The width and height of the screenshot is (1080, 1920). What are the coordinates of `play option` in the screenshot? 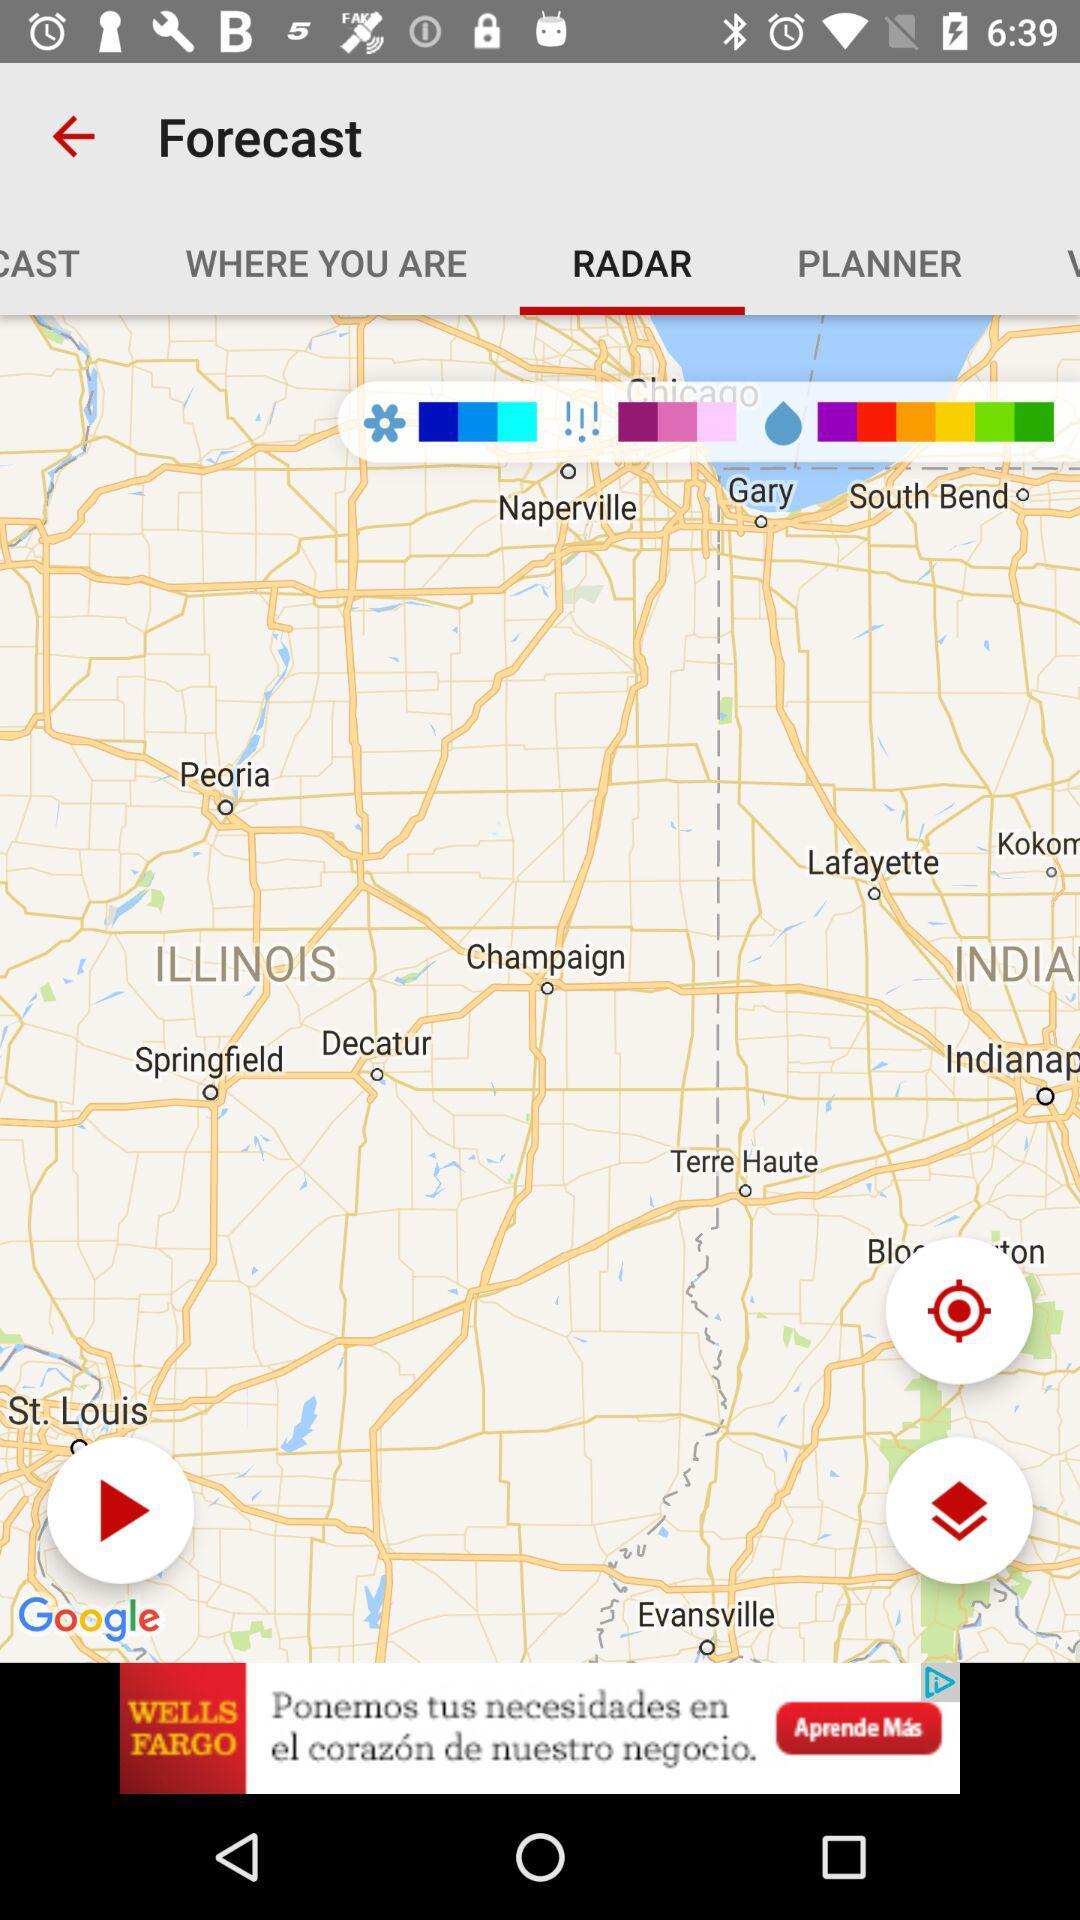 It's located at (120, 1510).